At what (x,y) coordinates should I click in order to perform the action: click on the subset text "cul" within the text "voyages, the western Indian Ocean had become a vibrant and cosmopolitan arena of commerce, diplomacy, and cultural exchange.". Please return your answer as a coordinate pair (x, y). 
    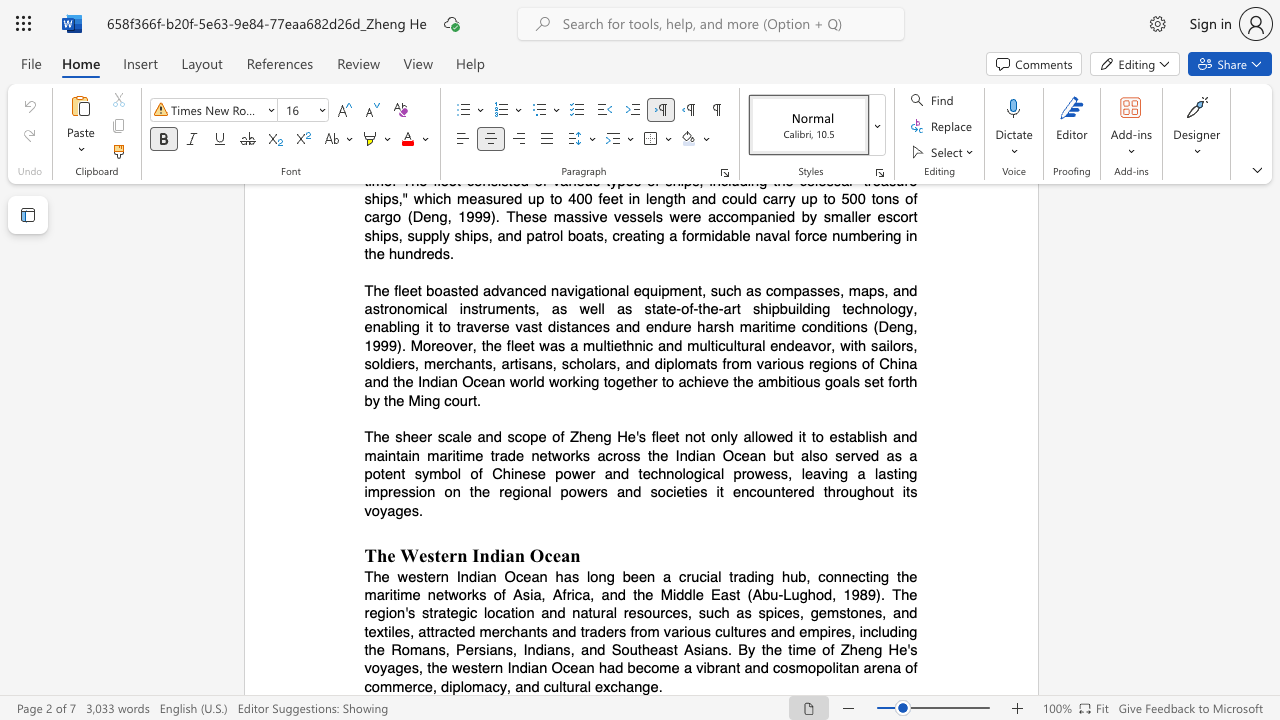
    Looking at the image, I should click on (543, 685).